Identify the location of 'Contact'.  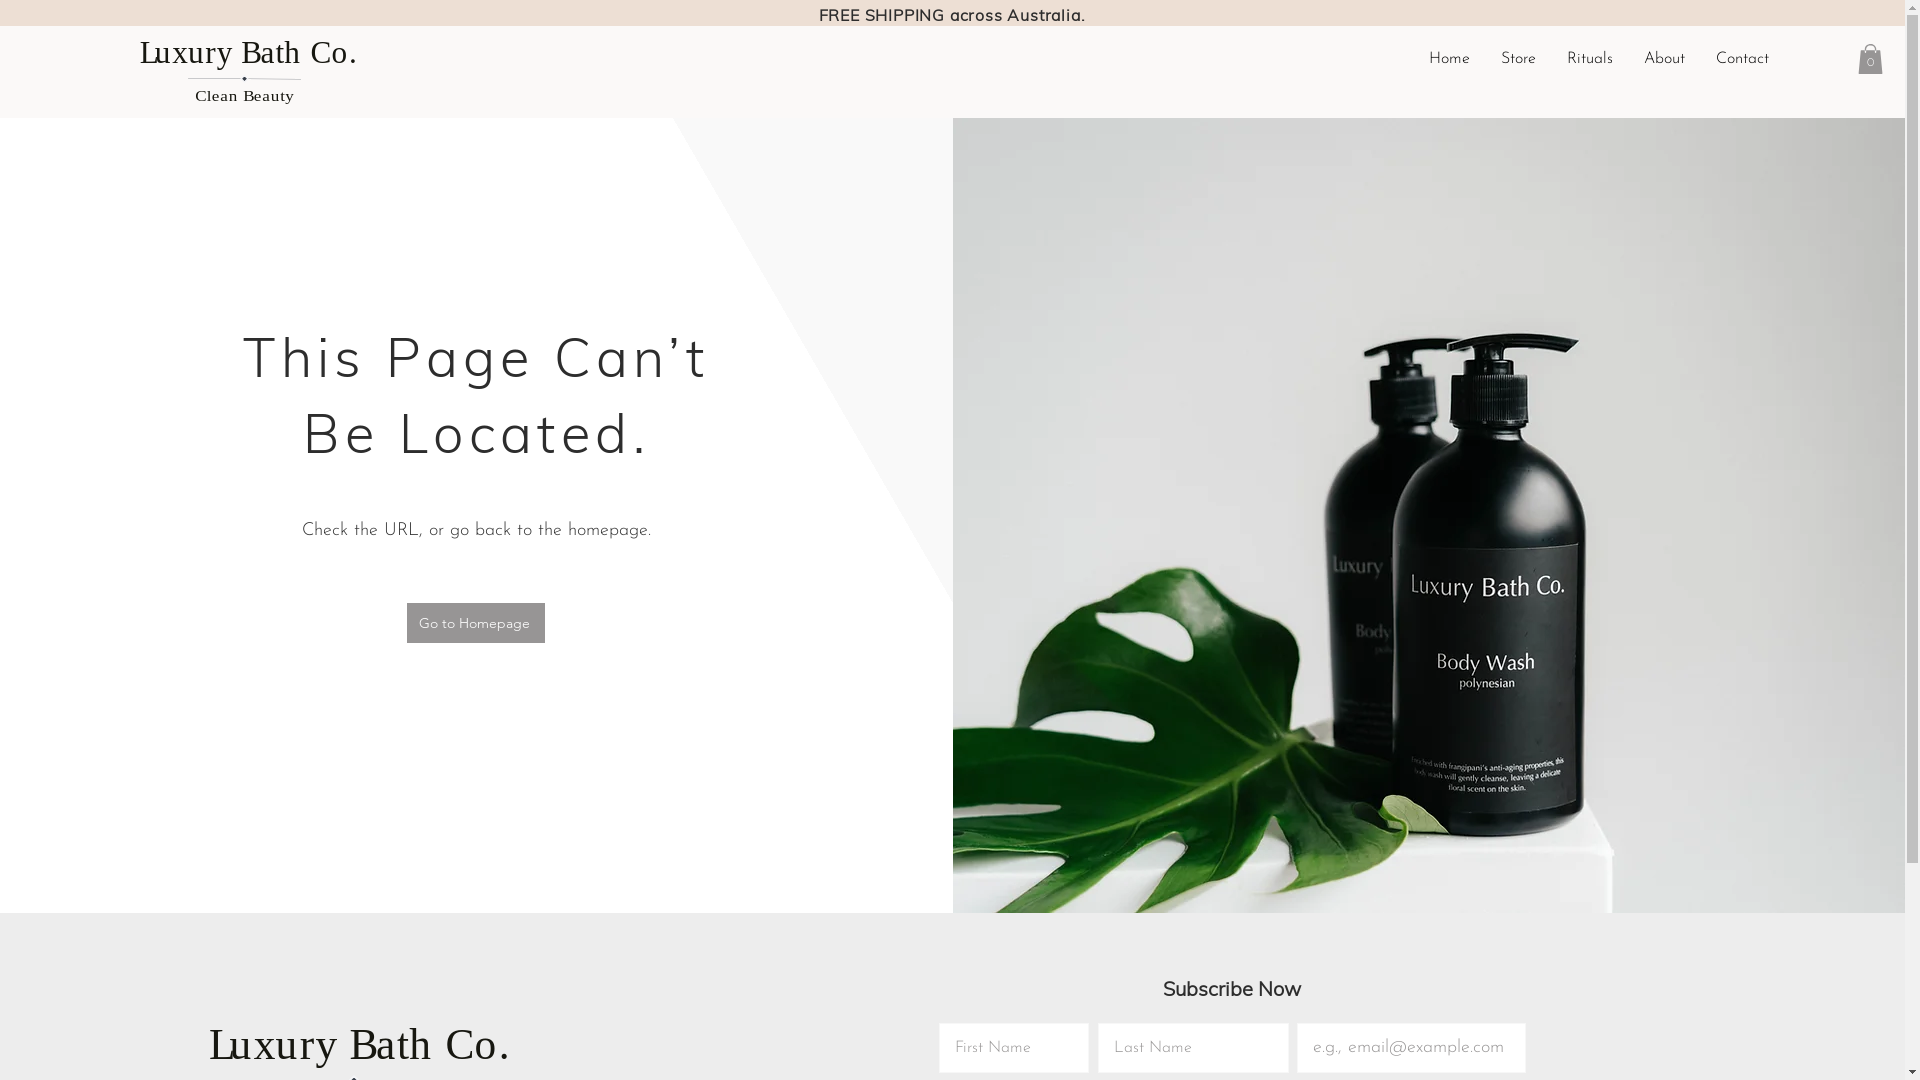
(1741, 57).